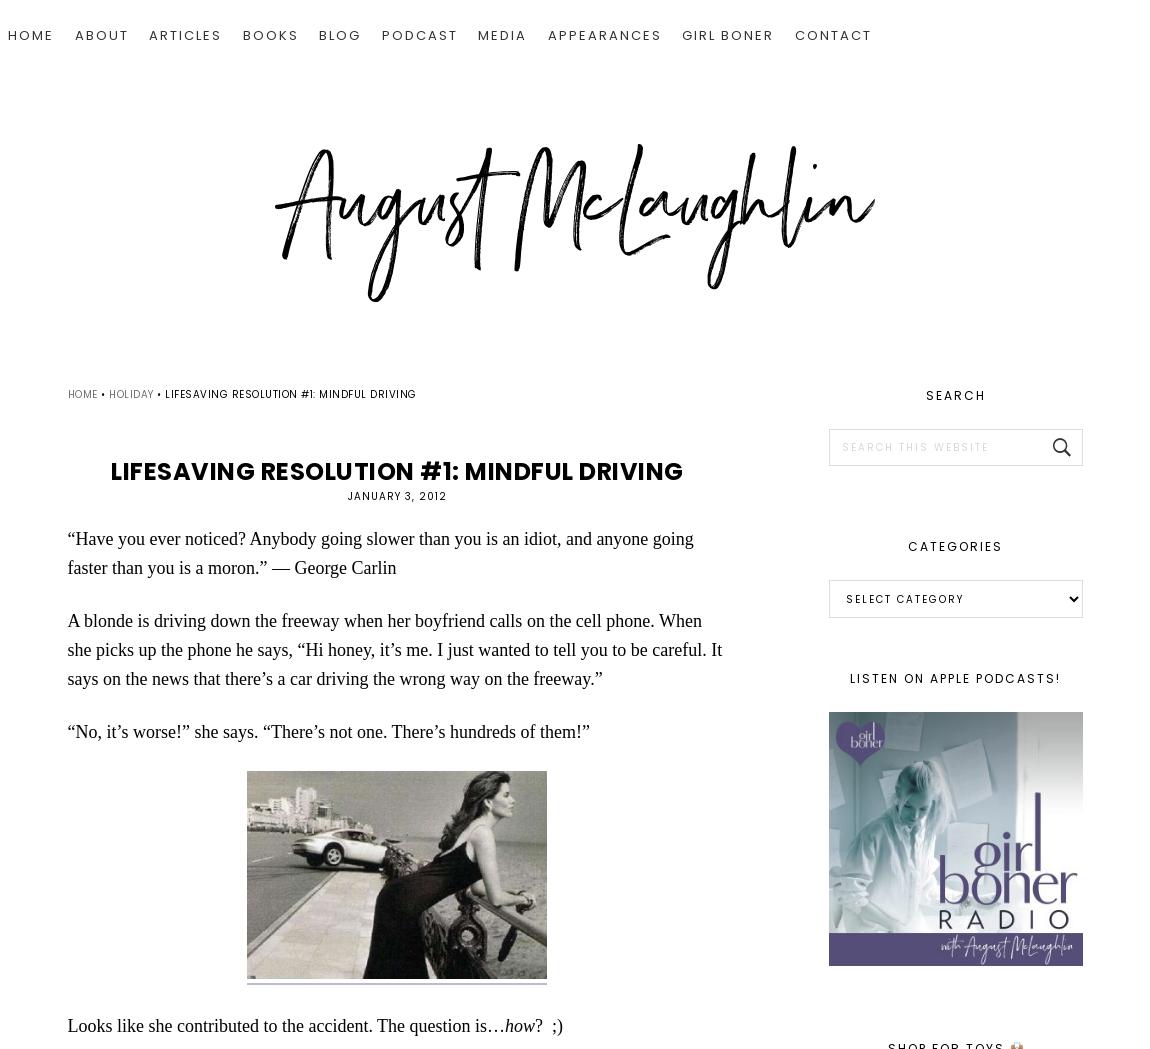 The width and height of the screenshot is (1150, 1049). I want to click on 'BIO', so click(102, 101).